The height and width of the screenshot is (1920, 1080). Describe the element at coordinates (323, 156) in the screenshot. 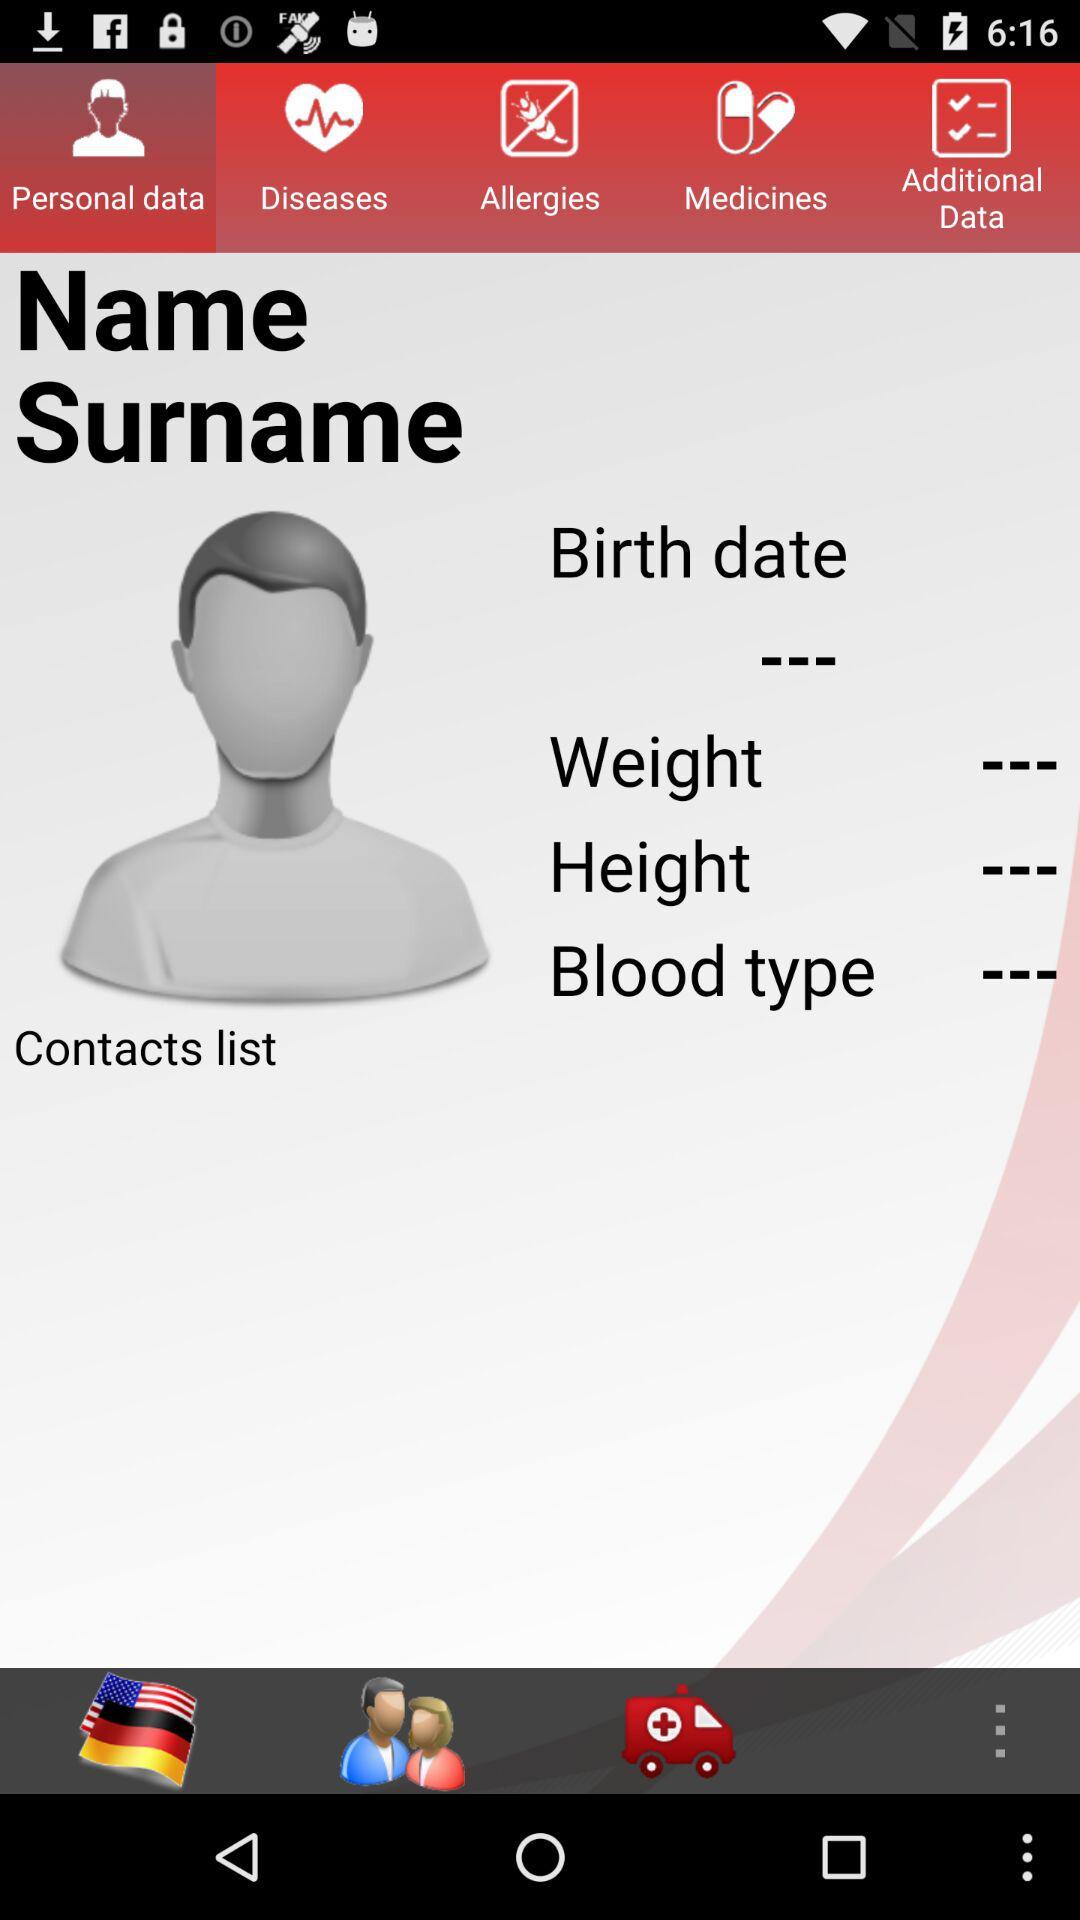

I see `item to the left of allergies button` at that location.